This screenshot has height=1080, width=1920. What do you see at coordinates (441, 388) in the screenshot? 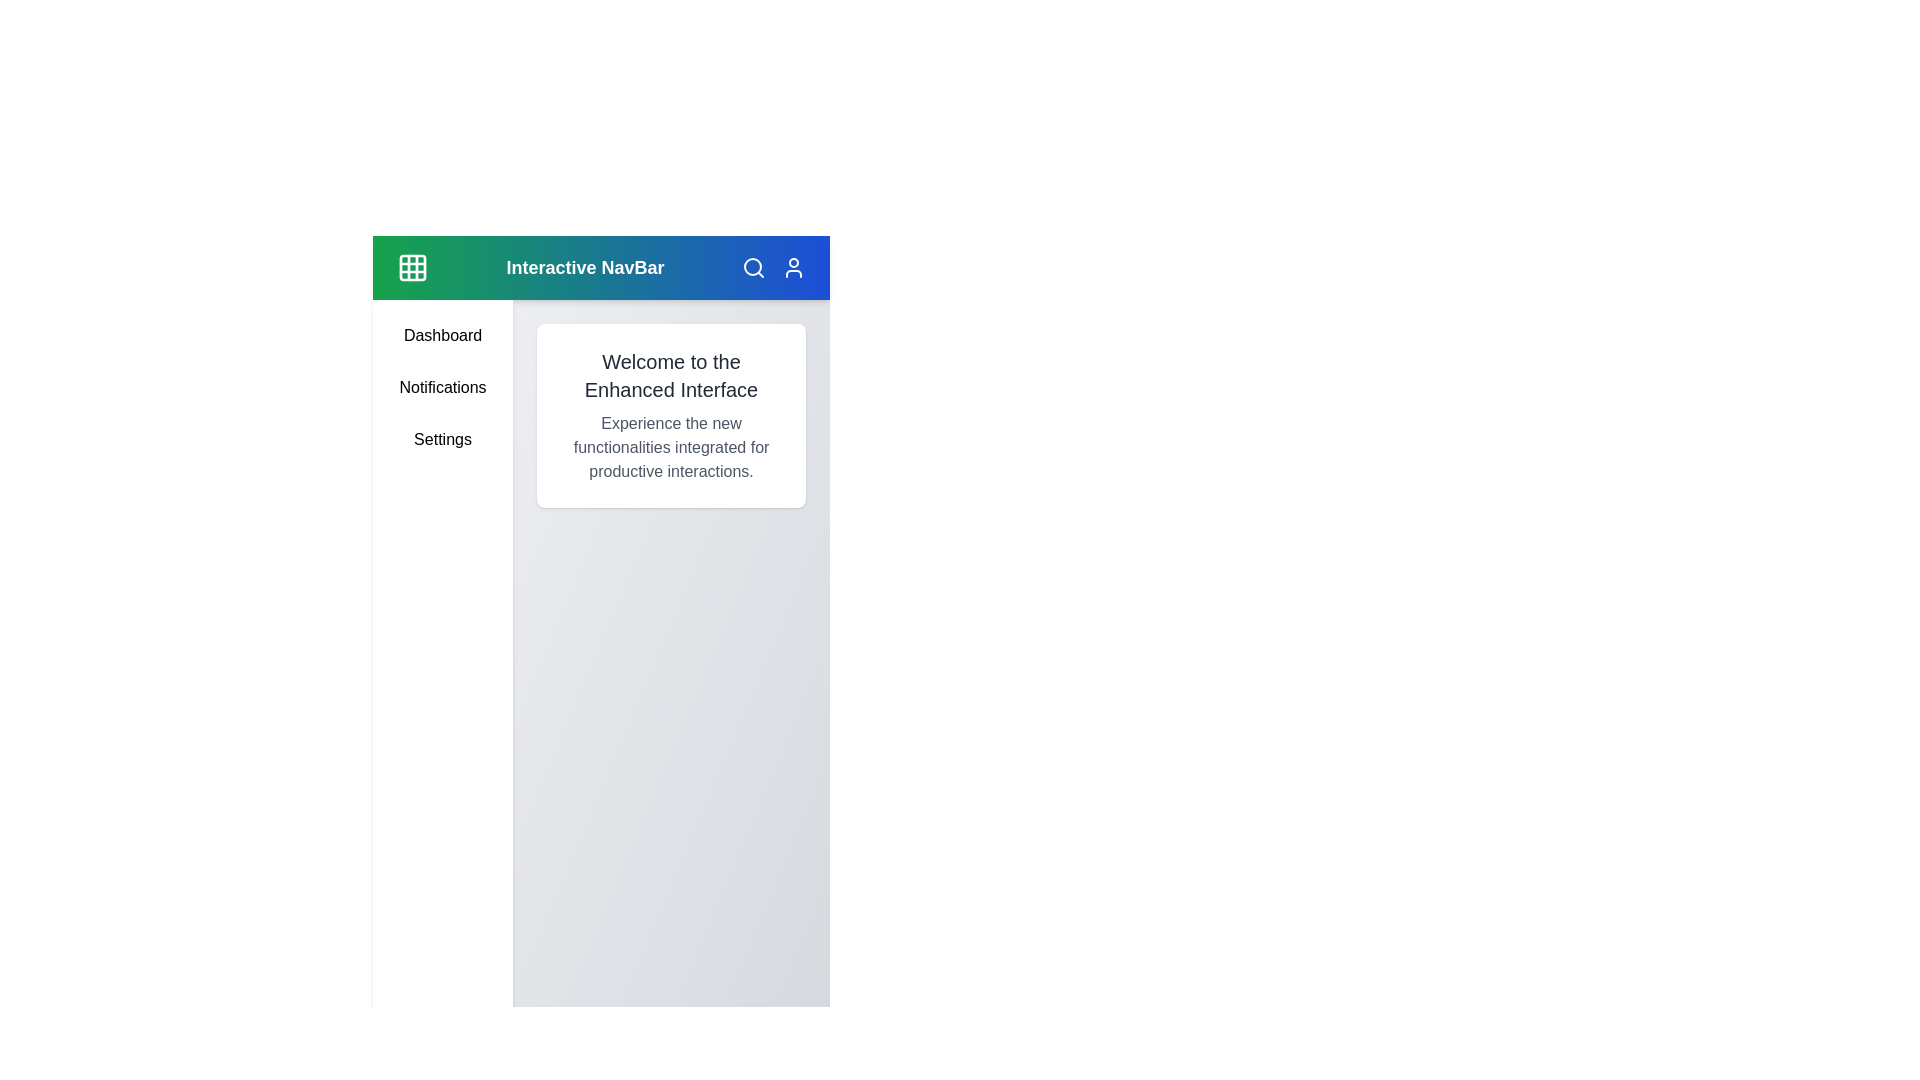
I see `the sidebar menu item Notifications to navigate to its respective section` at bounding box center [441, 388].